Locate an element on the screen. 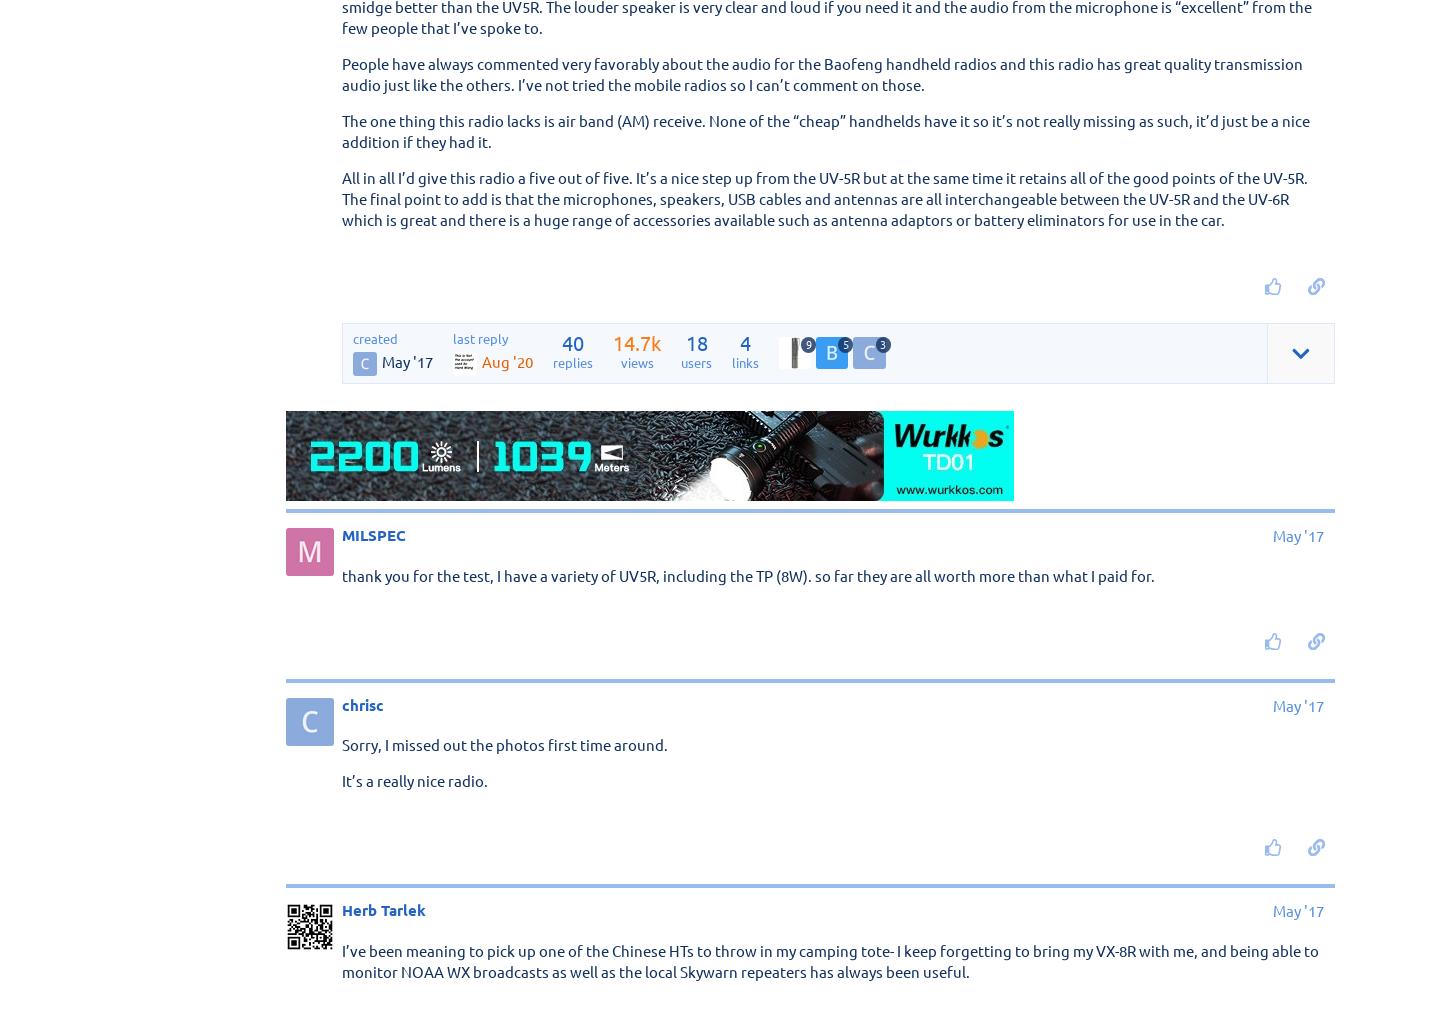 Image resolution: width=1450 pixels, height=1025 pixels. 'users' is located at coordinates (680, 360).